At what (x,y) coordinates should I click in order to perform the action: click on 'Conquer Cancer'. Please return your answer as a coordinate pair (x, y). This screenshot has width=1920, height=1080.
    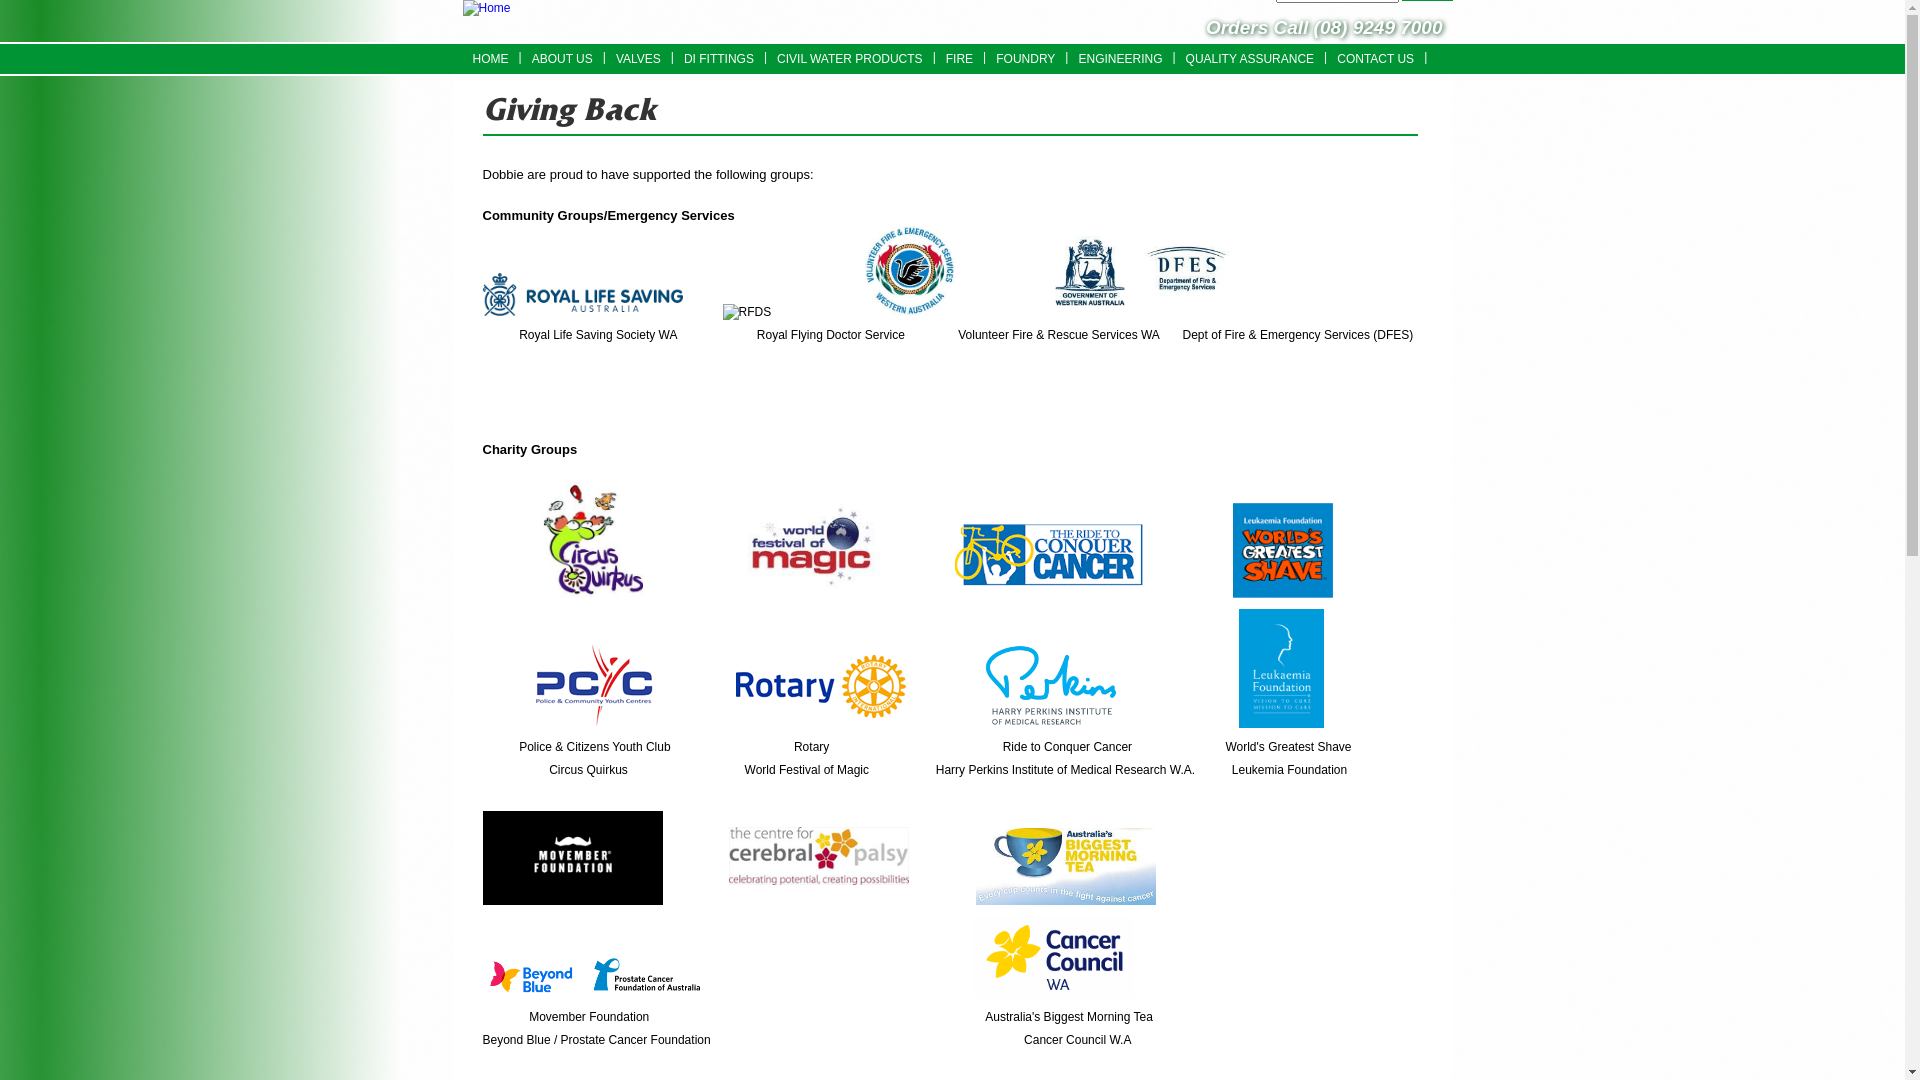
    Looking at the image, I should click on (1041, 554).